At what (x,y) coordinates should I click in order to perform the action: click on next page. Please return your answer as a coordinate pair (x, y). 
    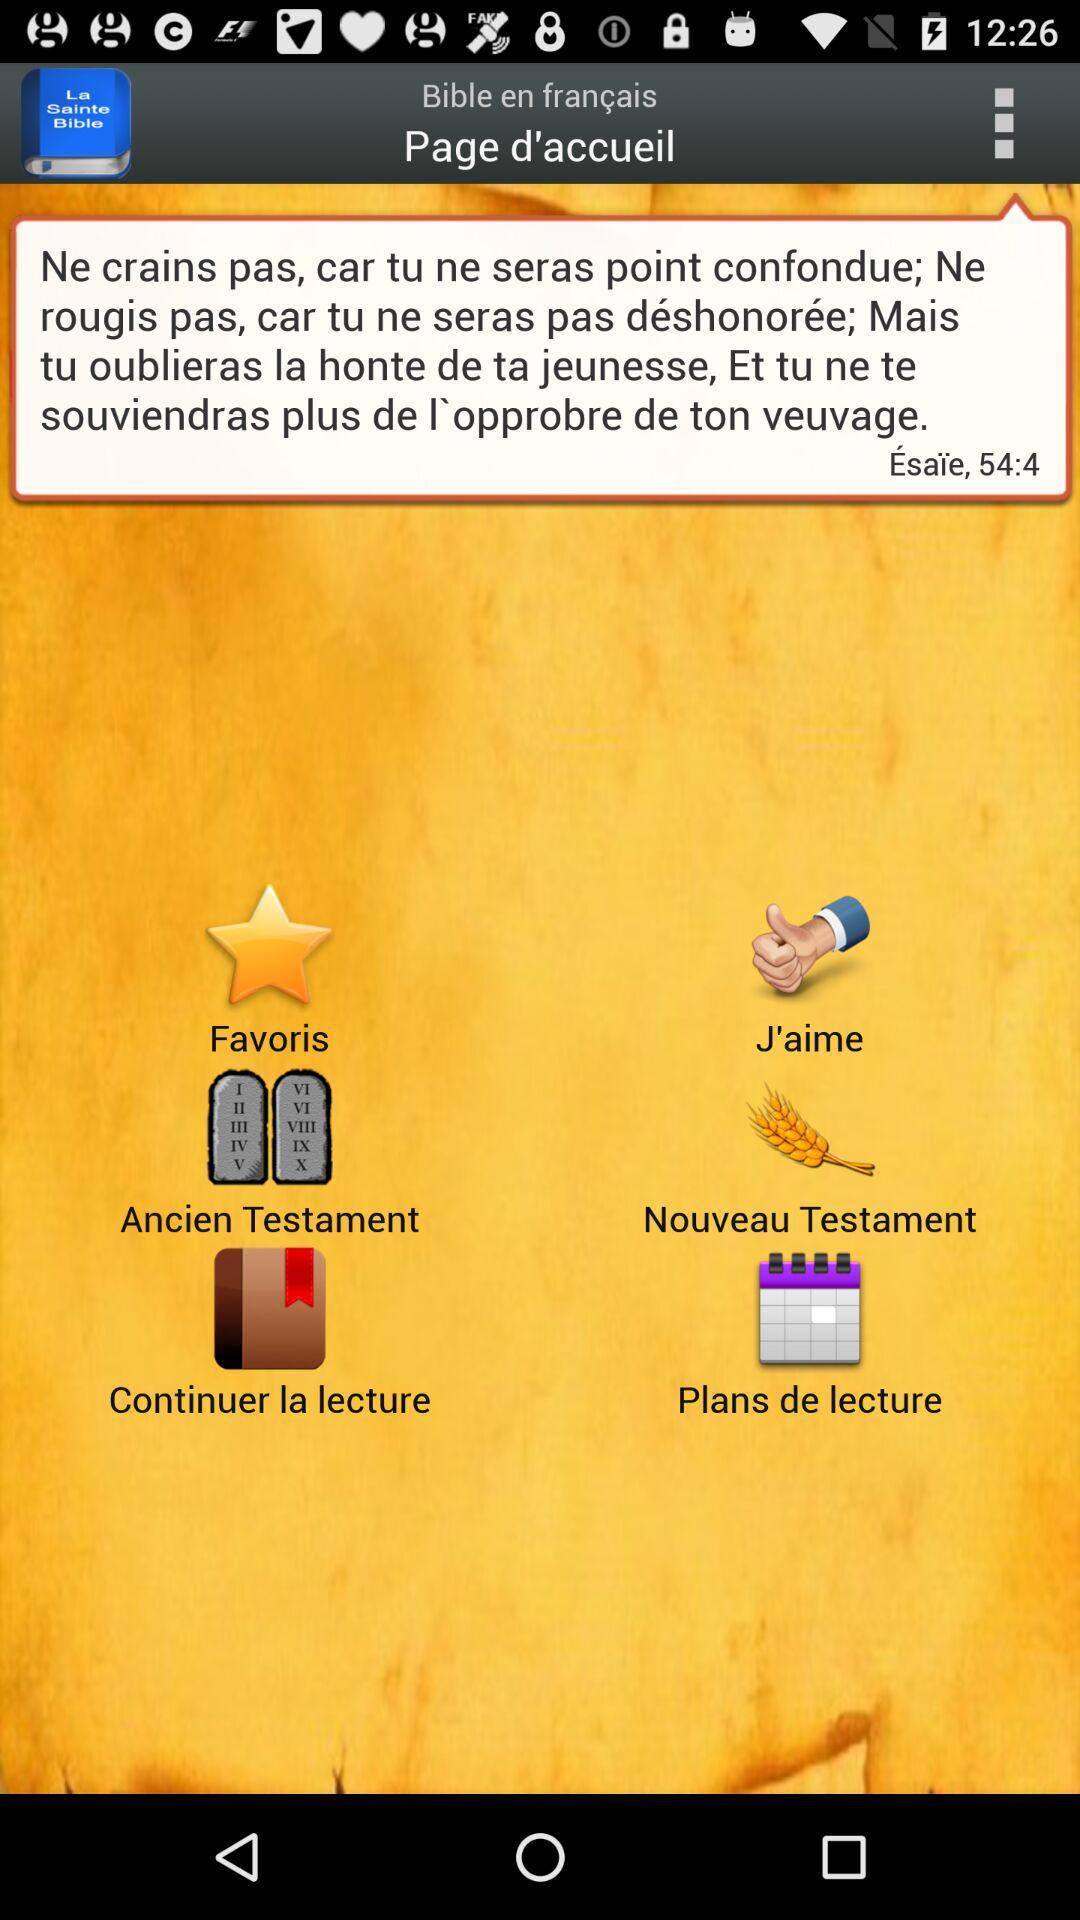
    Looking at the image, I should click on (268, 1308).